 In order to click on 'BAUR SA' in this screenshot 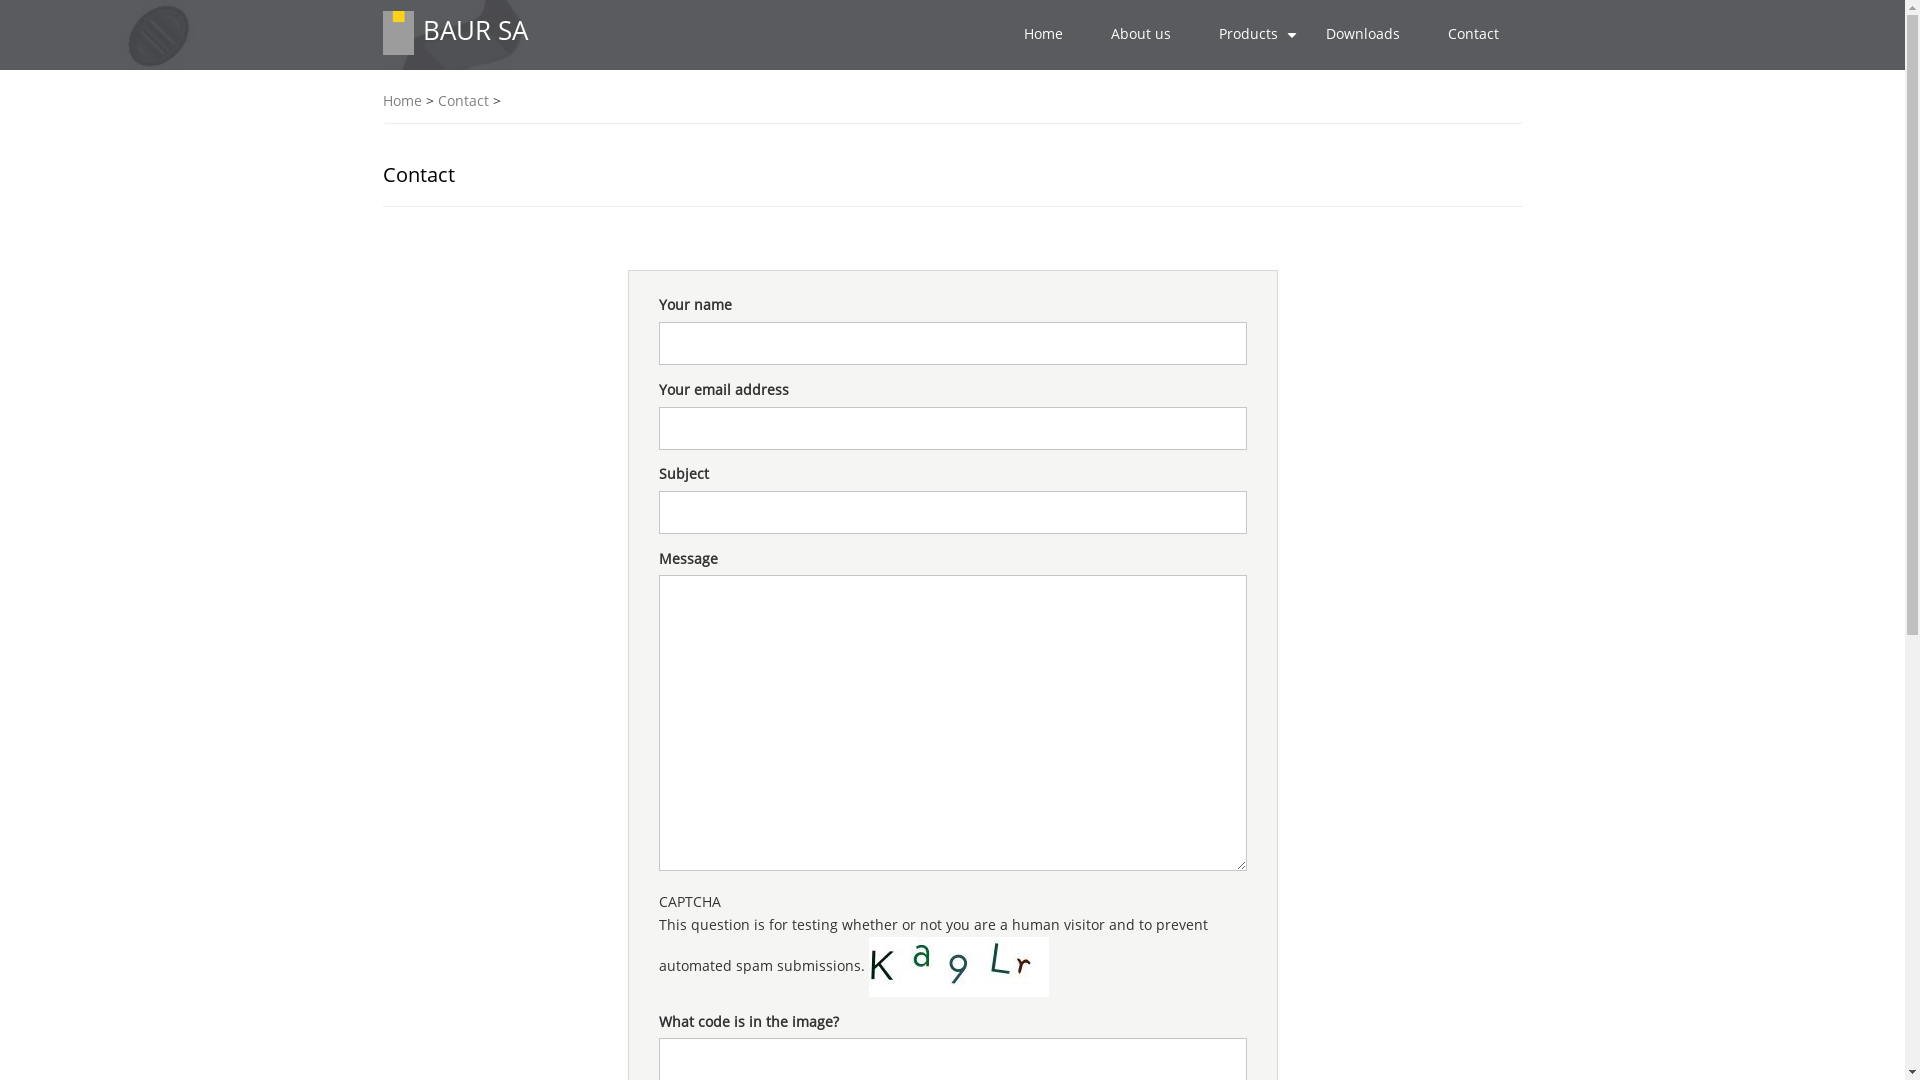, I will do `click(473, 30)`.